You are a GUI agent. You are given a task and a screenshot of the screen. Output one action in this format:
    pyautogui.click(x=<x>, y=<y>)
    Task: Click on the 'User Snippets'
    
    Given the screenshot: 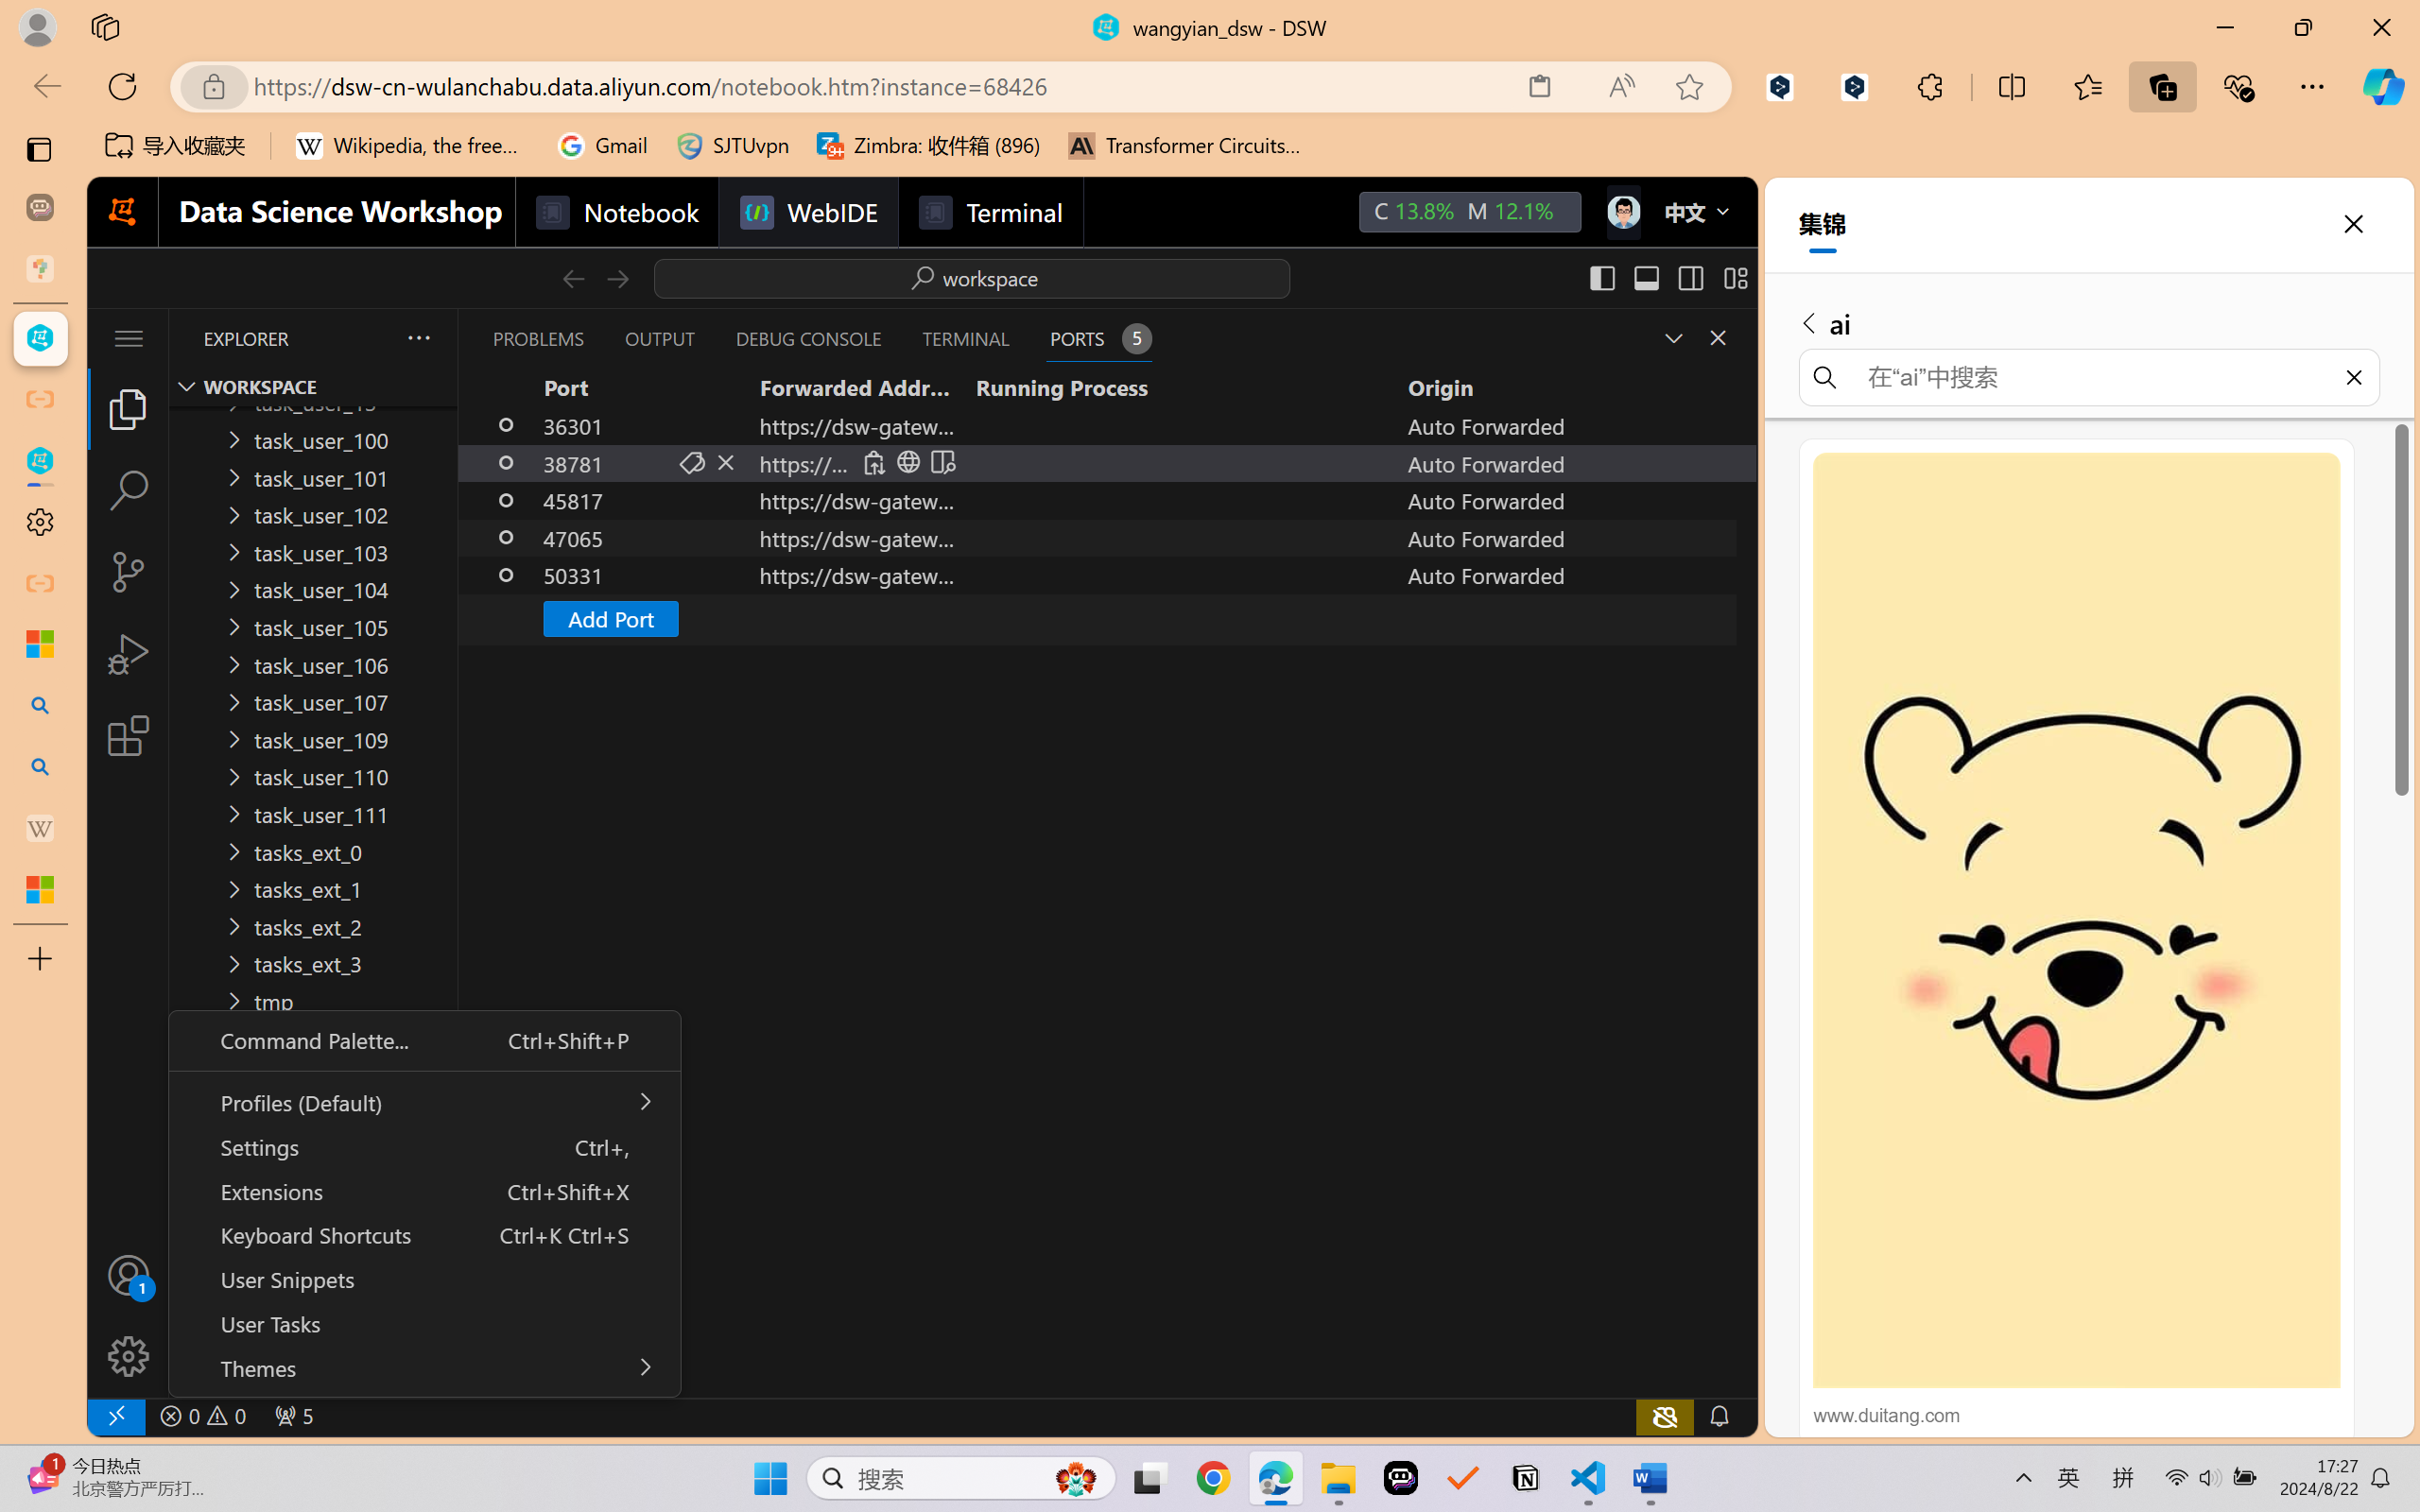 What is the action you would take?
    pyautogui.click(x=423, y=1278)
    